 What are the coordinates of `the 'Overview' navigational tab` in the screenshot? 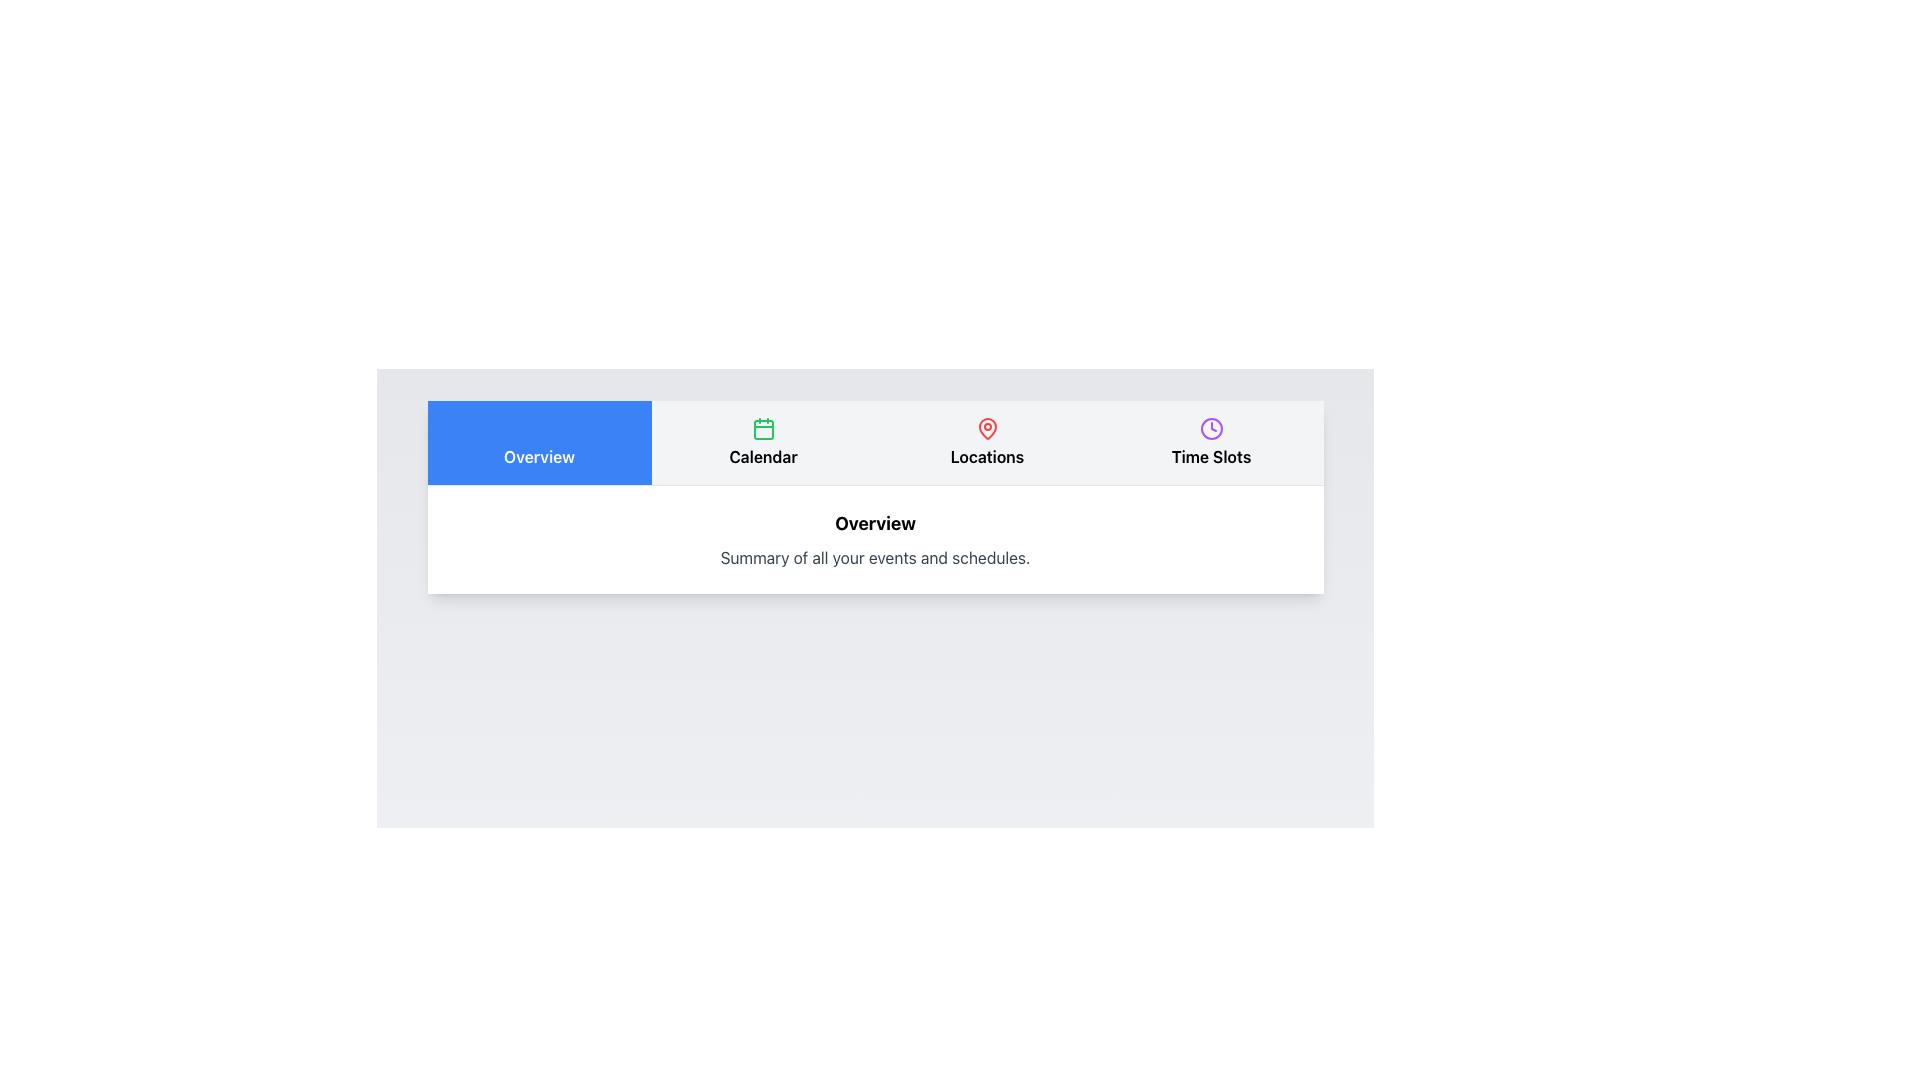 It's located at (539, 442).